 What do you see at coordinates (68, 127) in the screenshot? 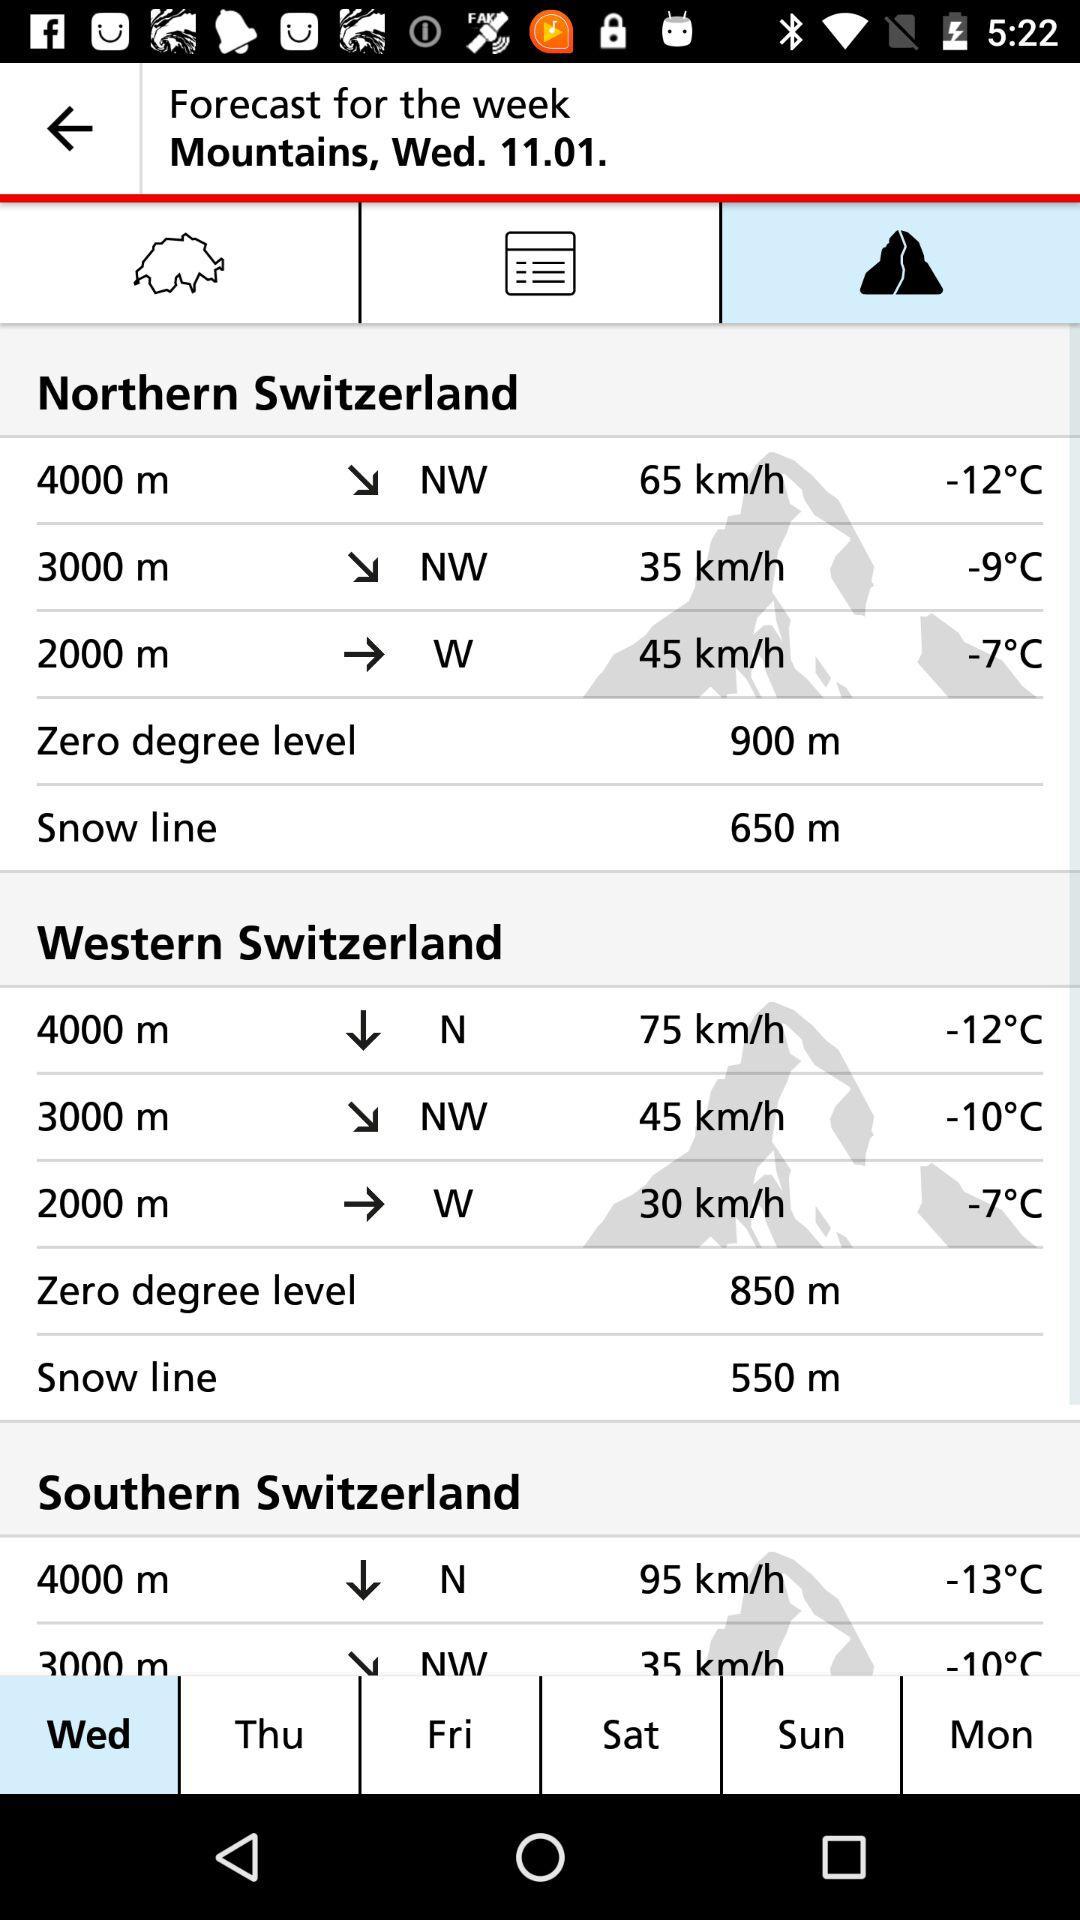
I see `icon next to the forecast for the icon` at bounding box center [68, 127].